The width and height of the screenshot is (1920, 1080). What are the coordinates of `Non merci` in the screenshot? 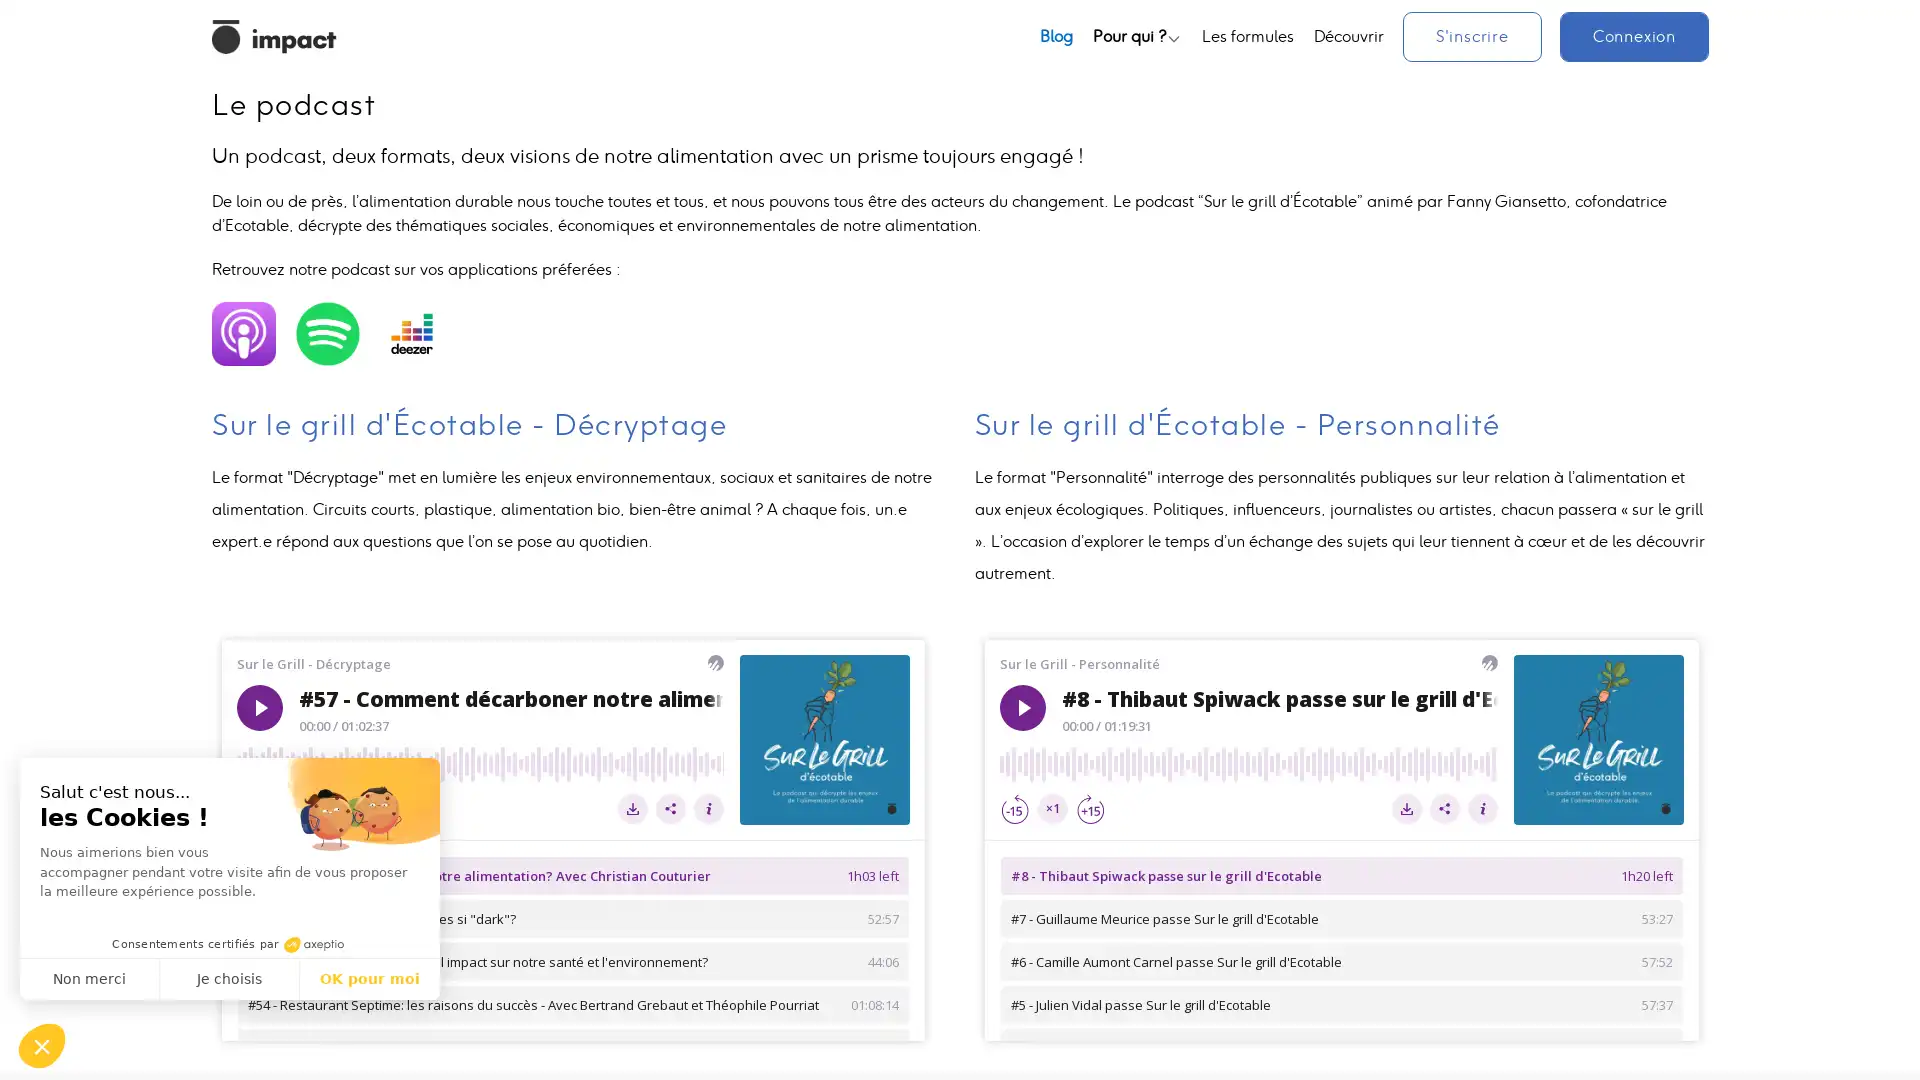 It's located at (89, 978).